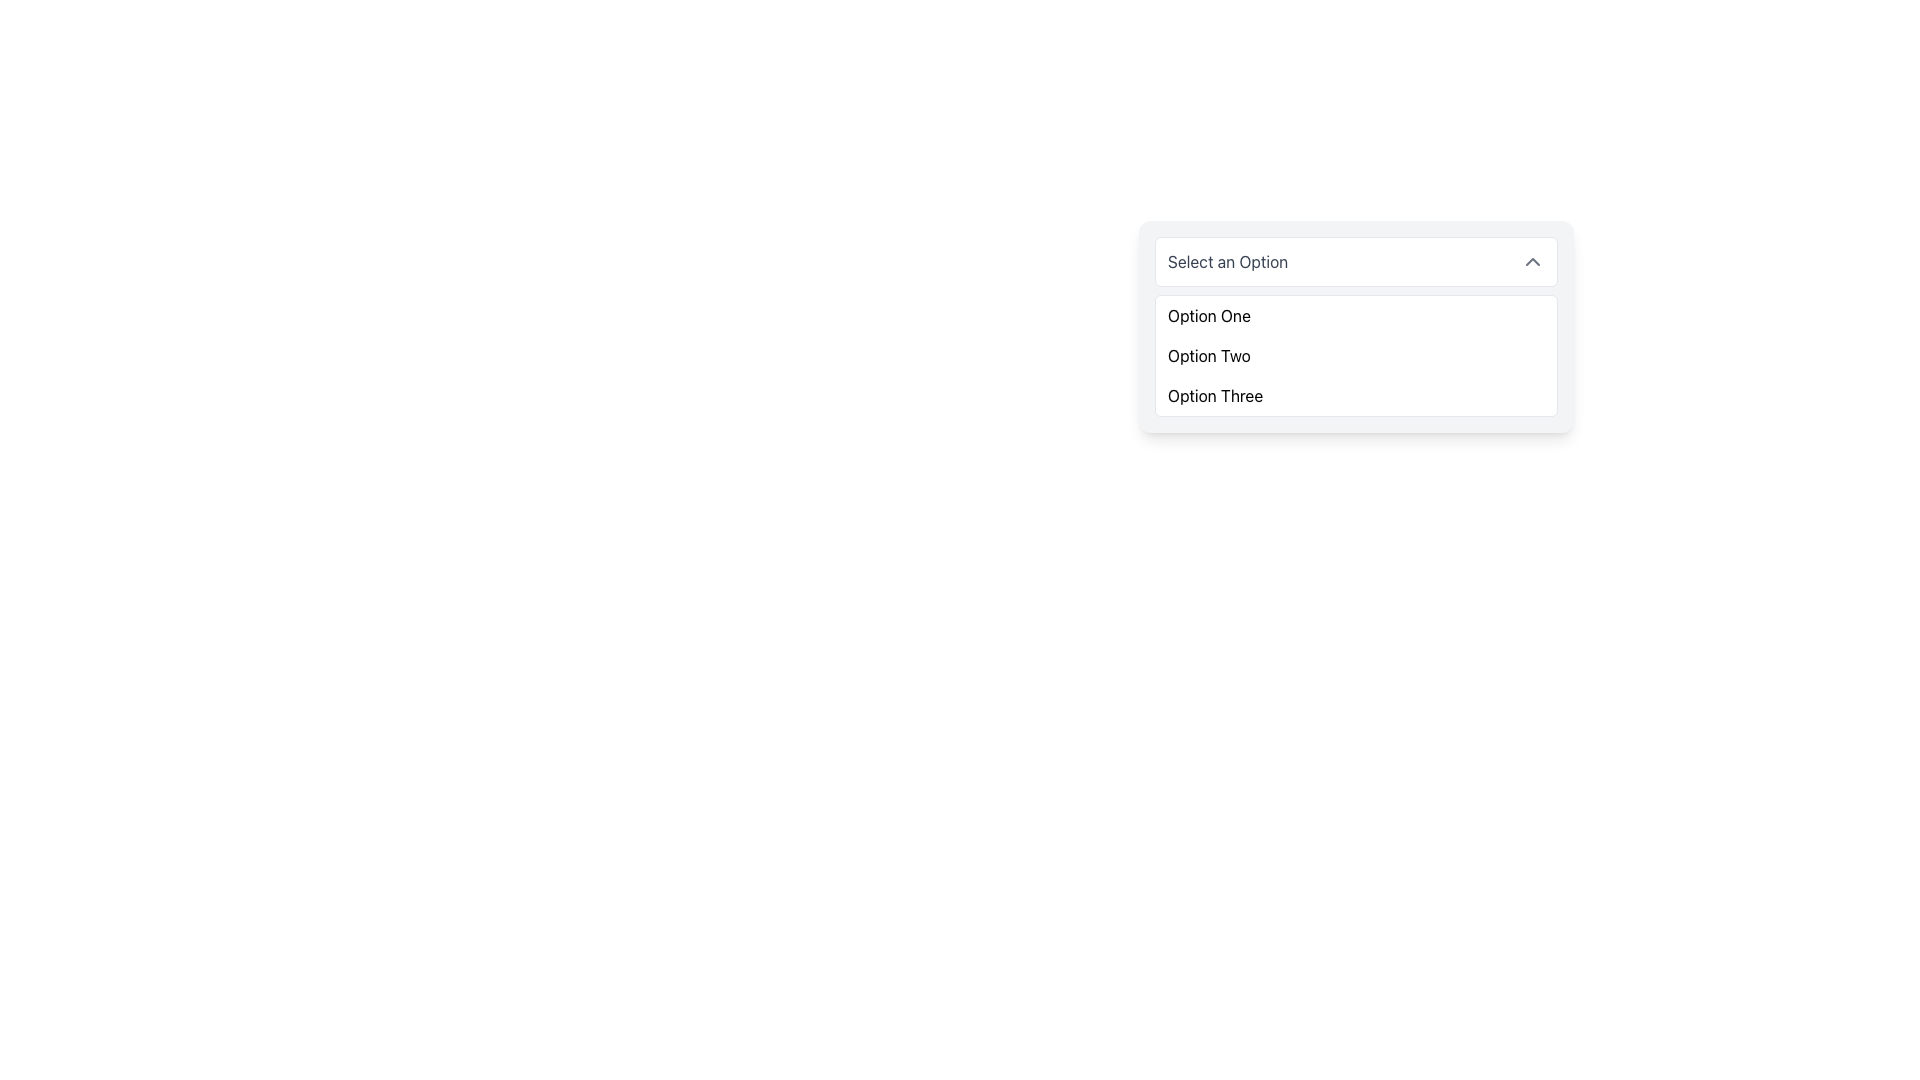  I want to click on the 'Option One' text in the dropdown menu under the 'Select an Option' section, so click(1208, 315).